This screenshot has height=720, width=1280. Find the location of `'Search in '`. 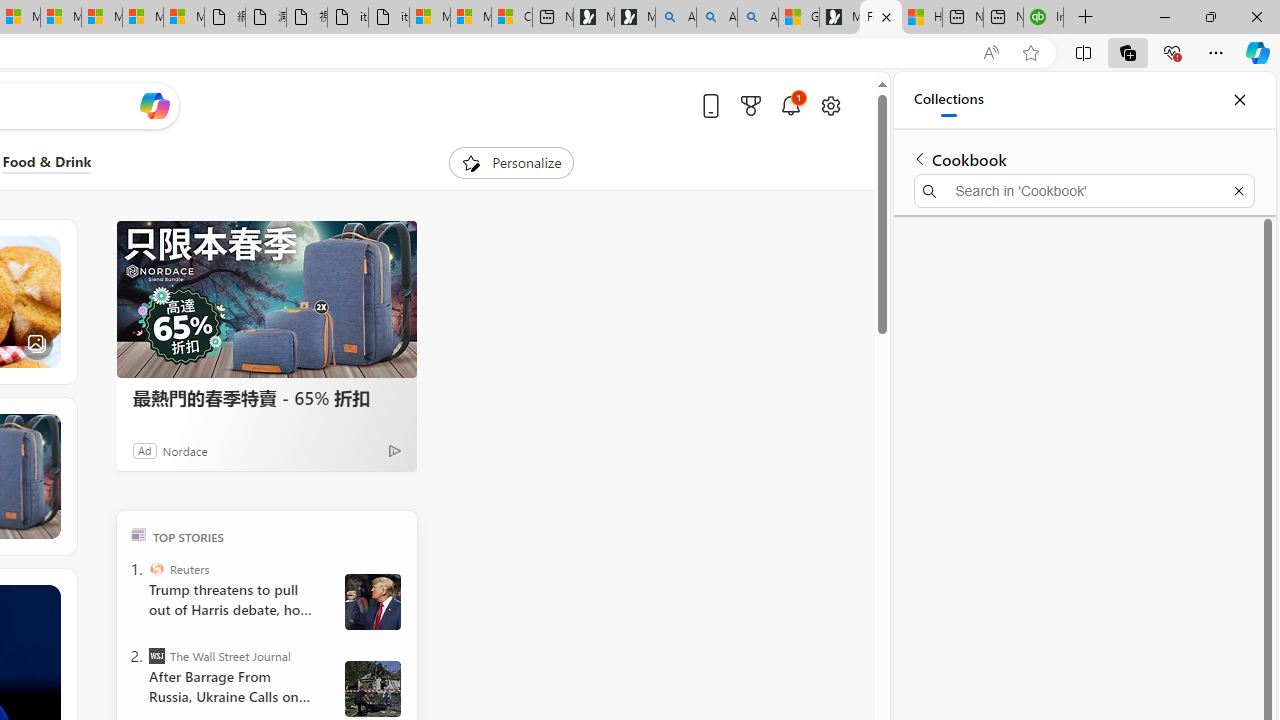

'Search in ' is located at coordinates (1083, 191).